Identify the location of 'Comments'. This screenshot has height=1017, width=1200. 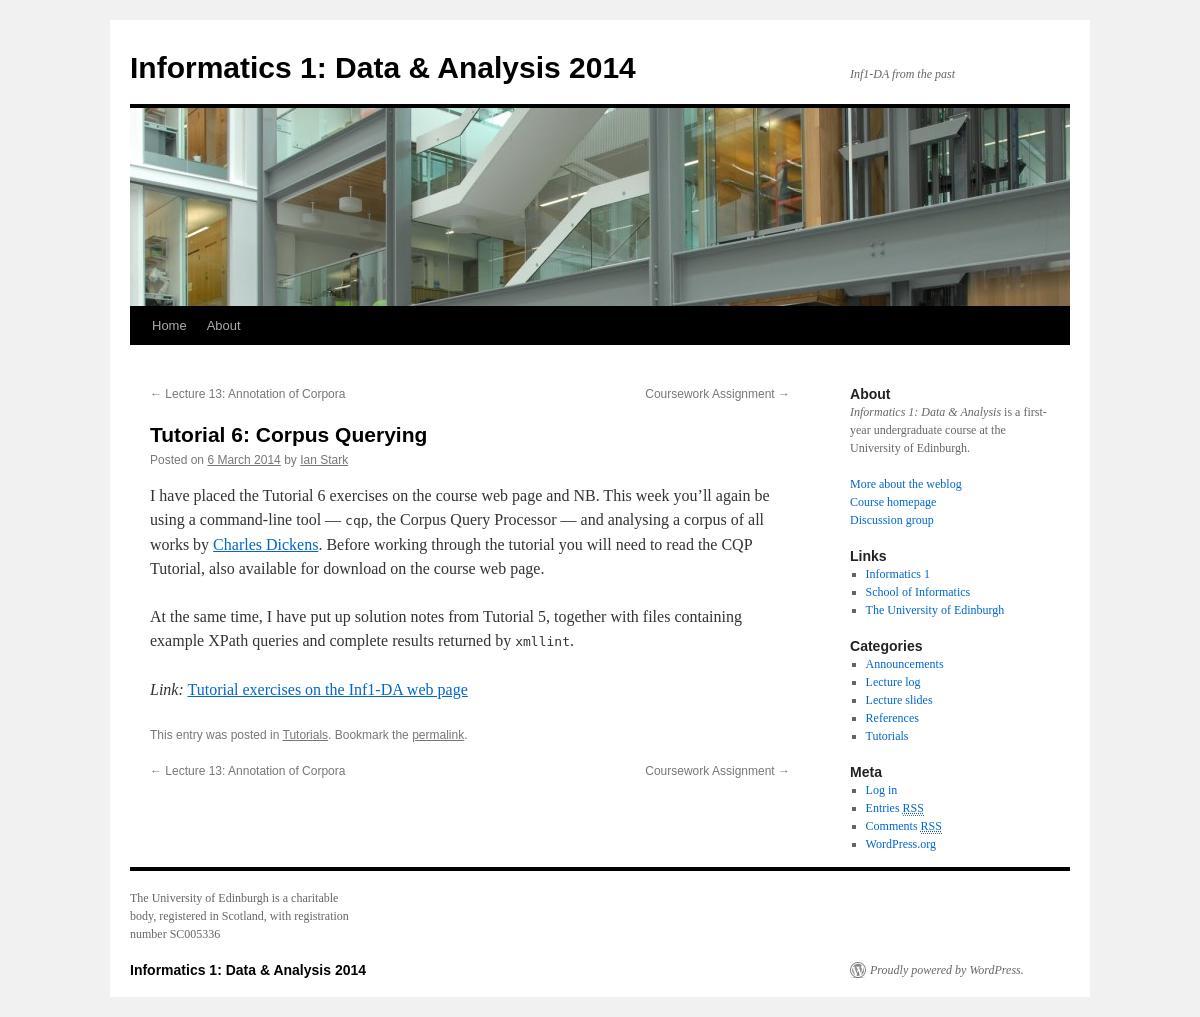
(891, 825).